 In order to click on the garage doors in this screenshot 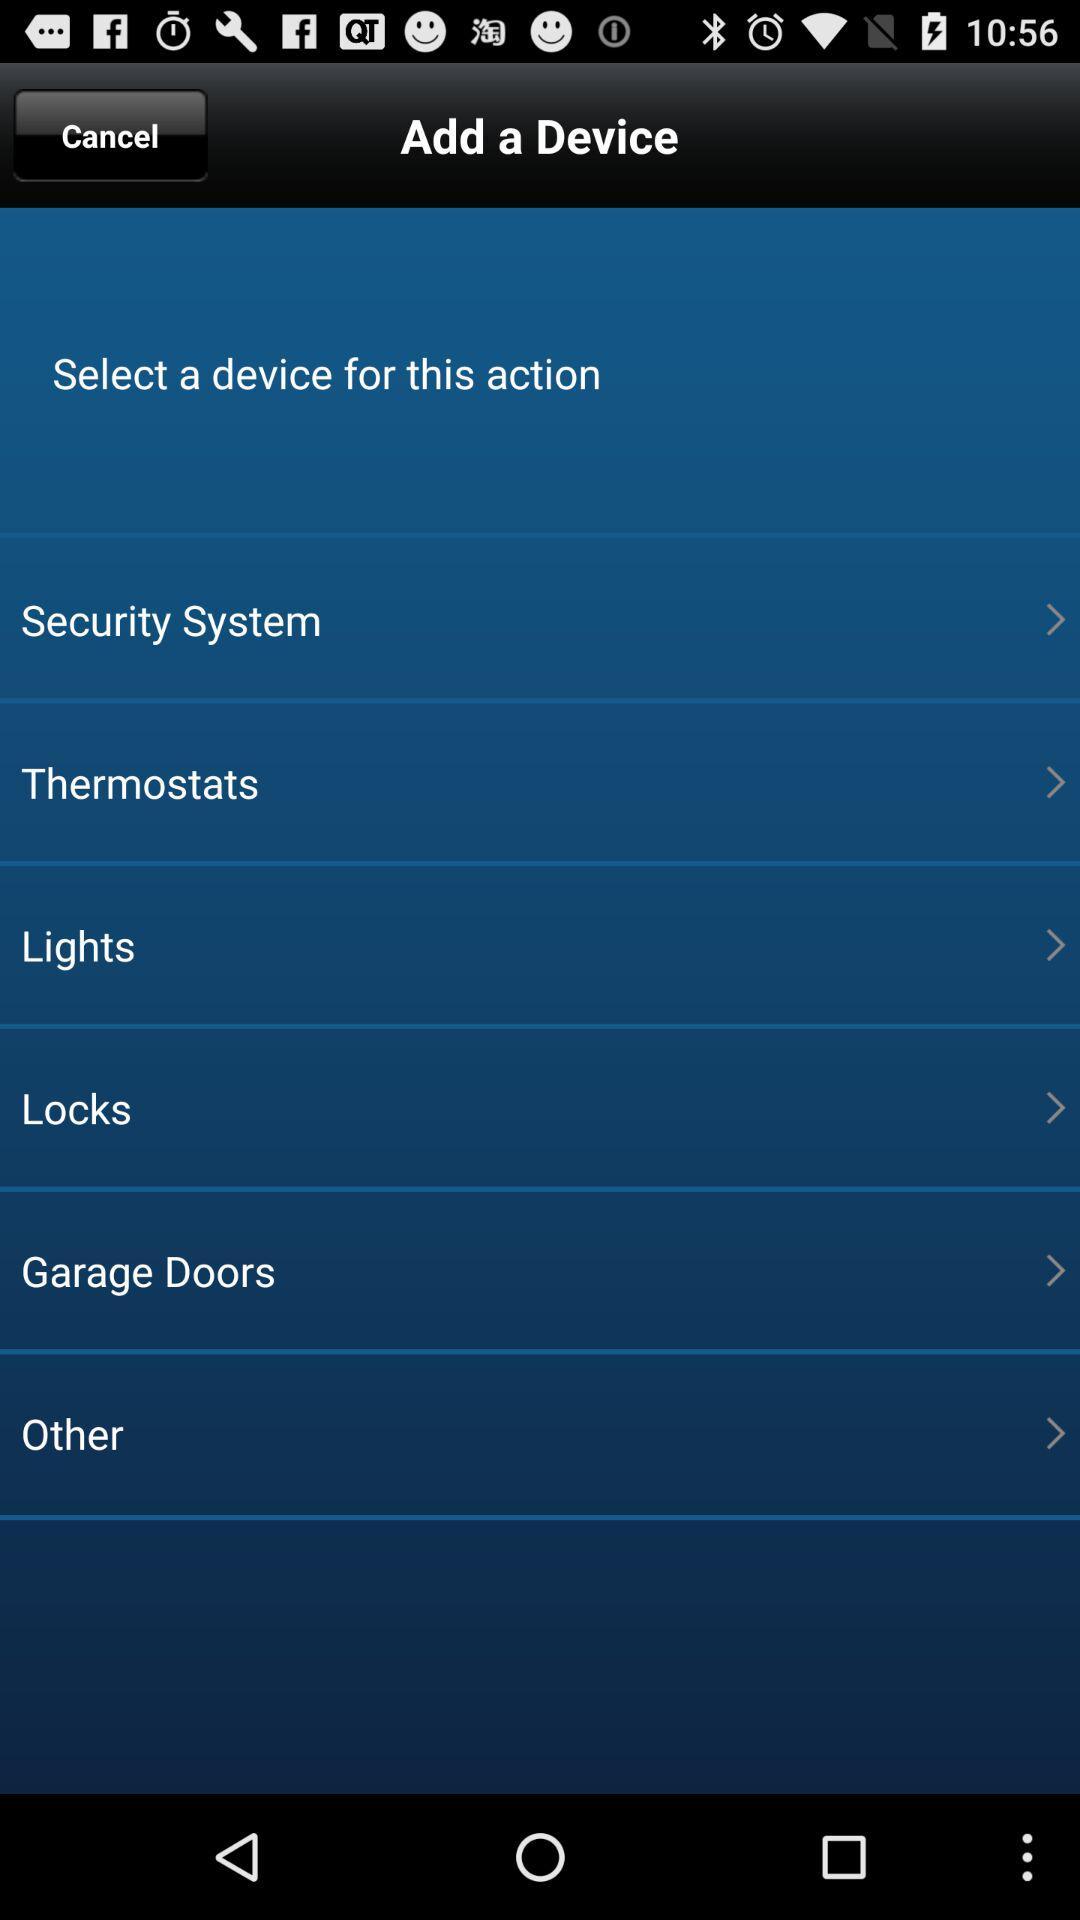, I will do `click(532, 1269)`.